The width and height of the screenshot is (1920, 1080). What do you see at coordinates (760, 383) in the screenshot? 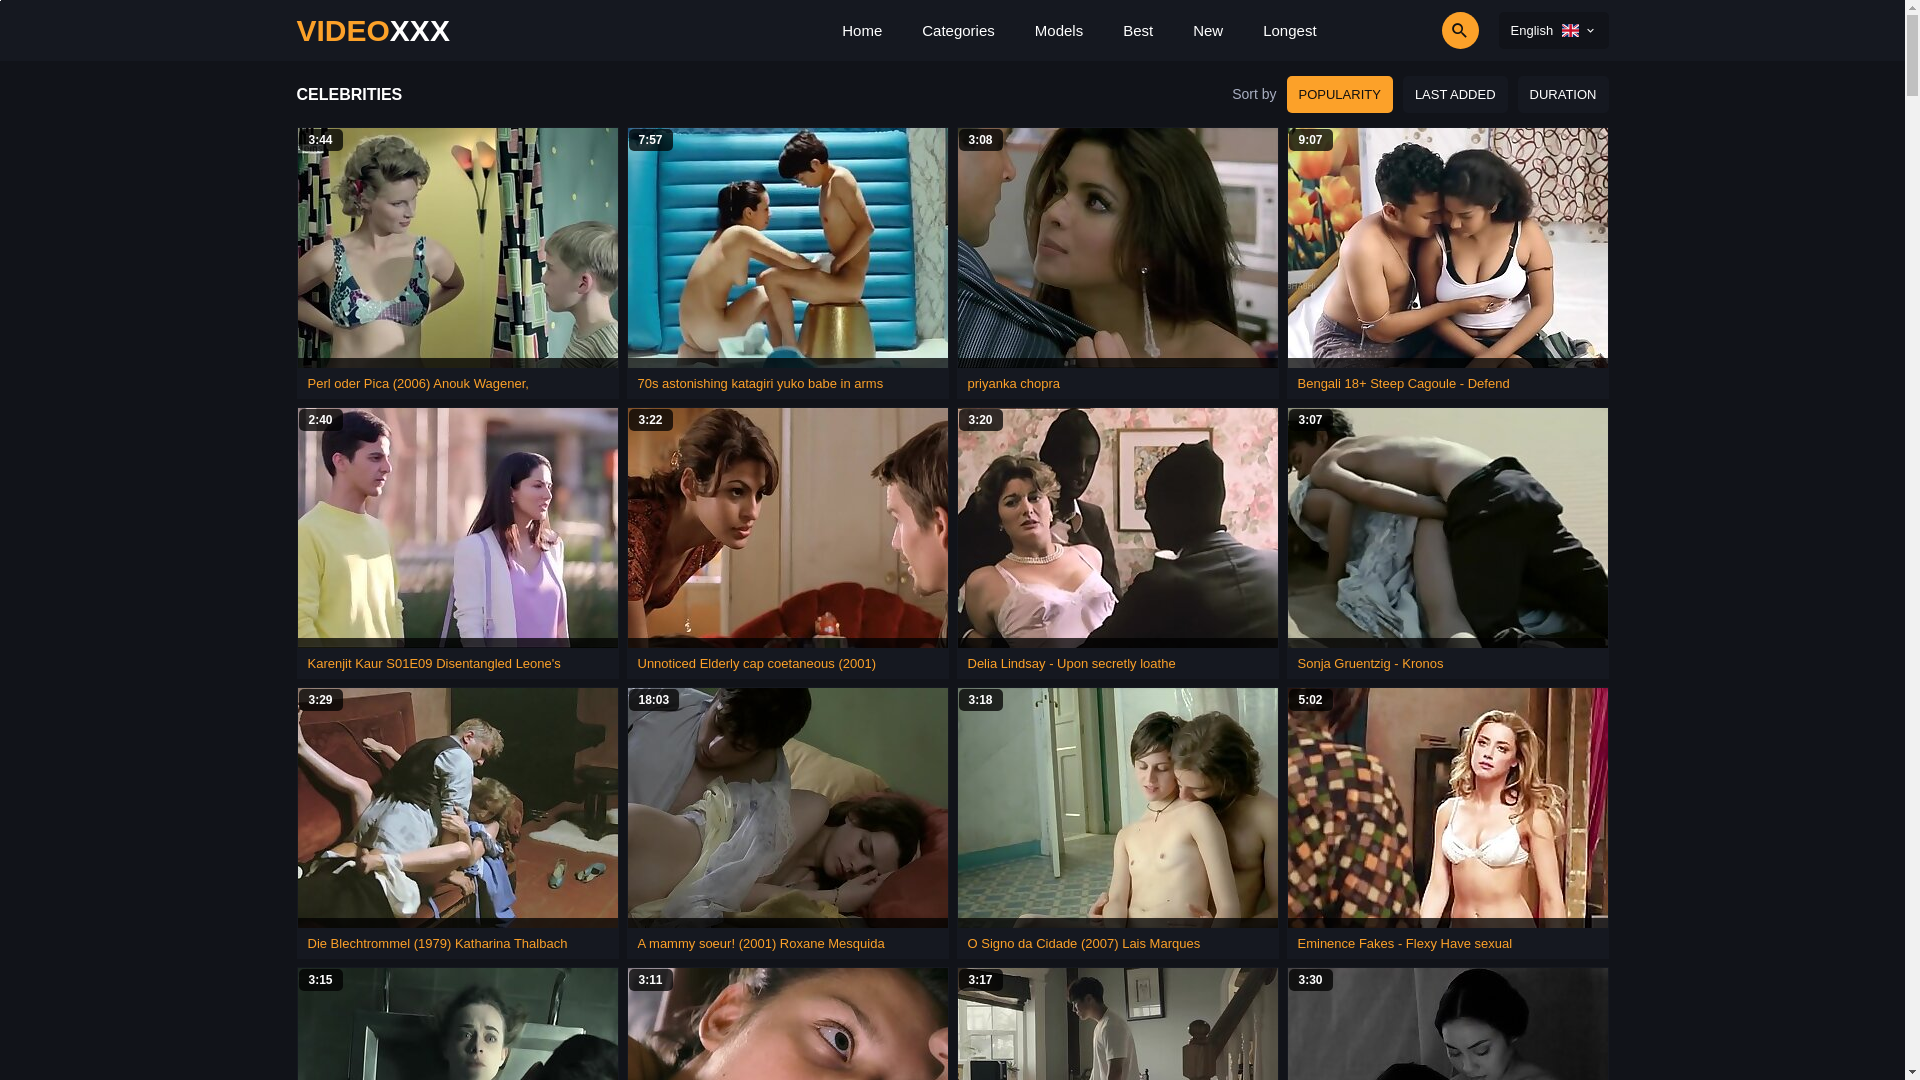
I see `'70s astonishing katagiri yuko babe in arms'` at bounding box center [760, 383].